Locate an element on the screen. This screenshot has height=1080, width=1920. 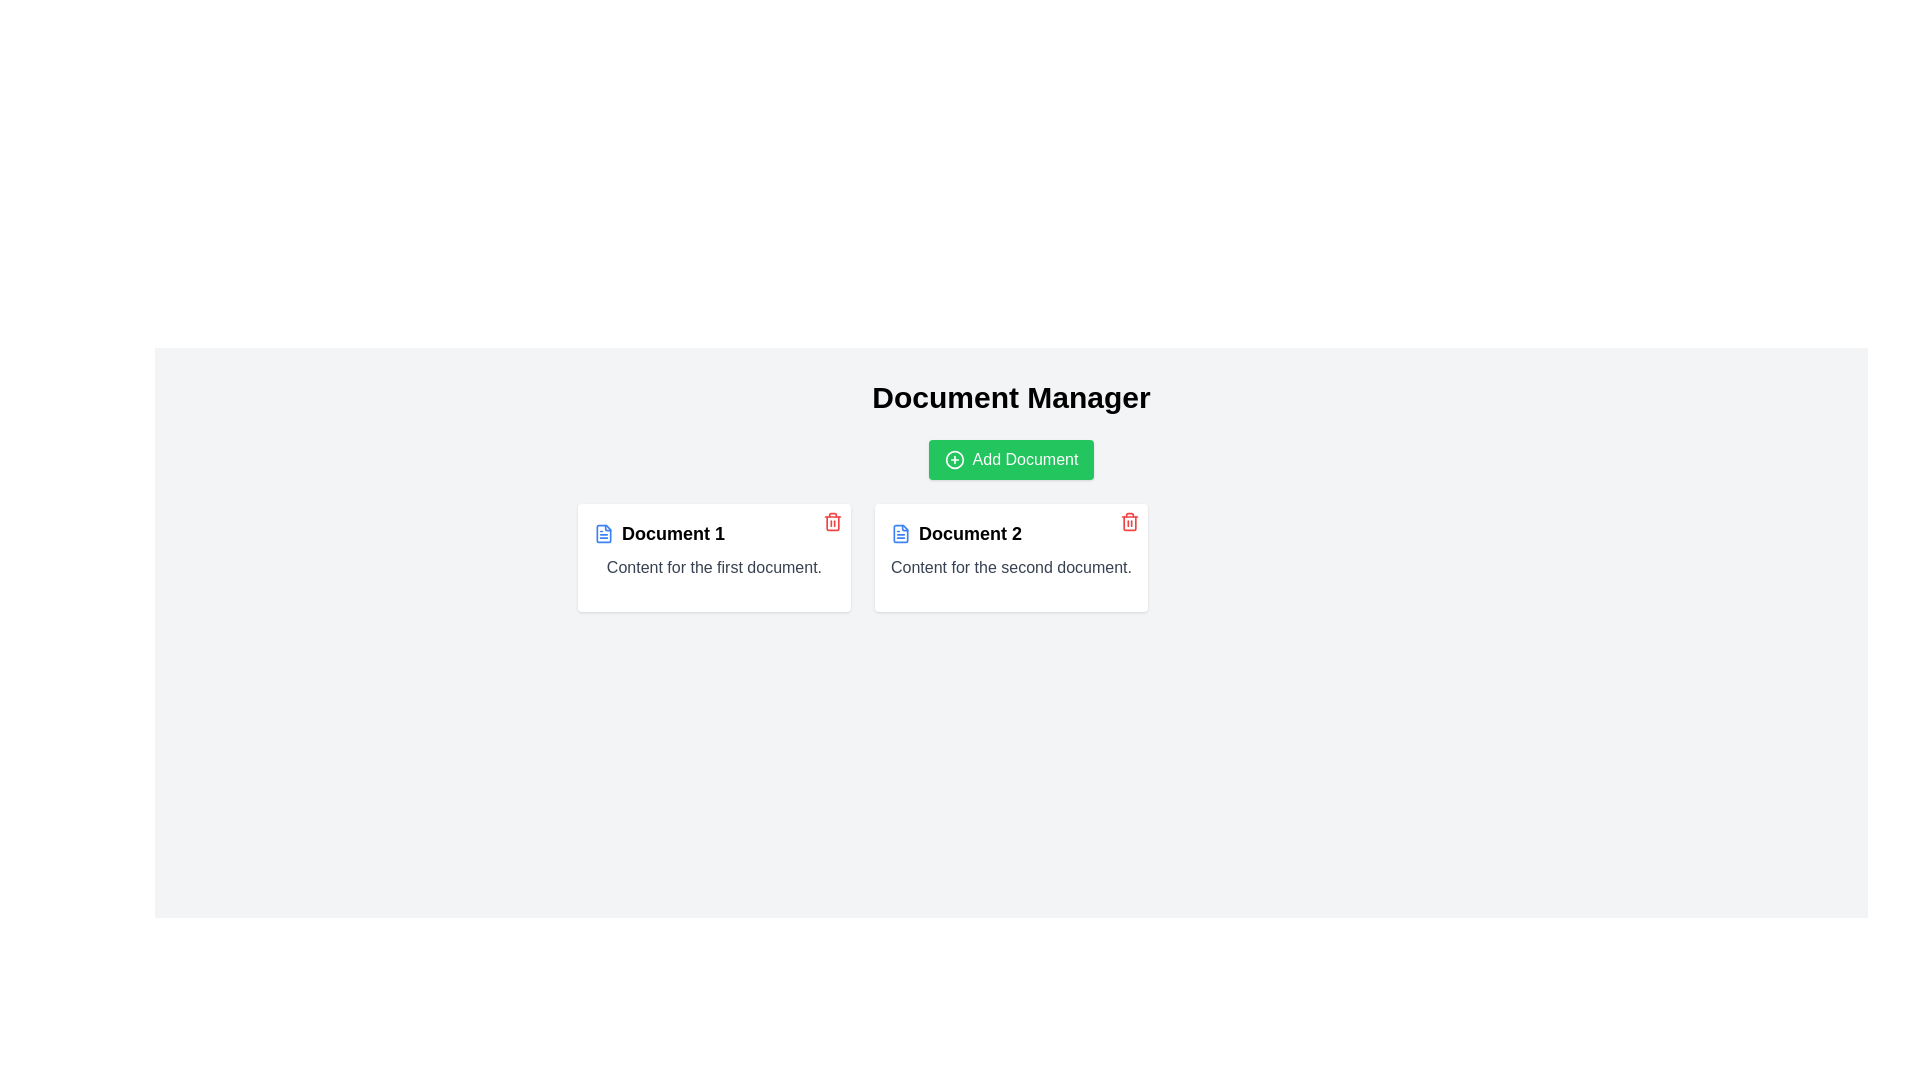
the decorative Icon component that visually represents a document or file, located to the left of the 'Document 1' text label in the Document Manager card is located at coordinates (900, 532).